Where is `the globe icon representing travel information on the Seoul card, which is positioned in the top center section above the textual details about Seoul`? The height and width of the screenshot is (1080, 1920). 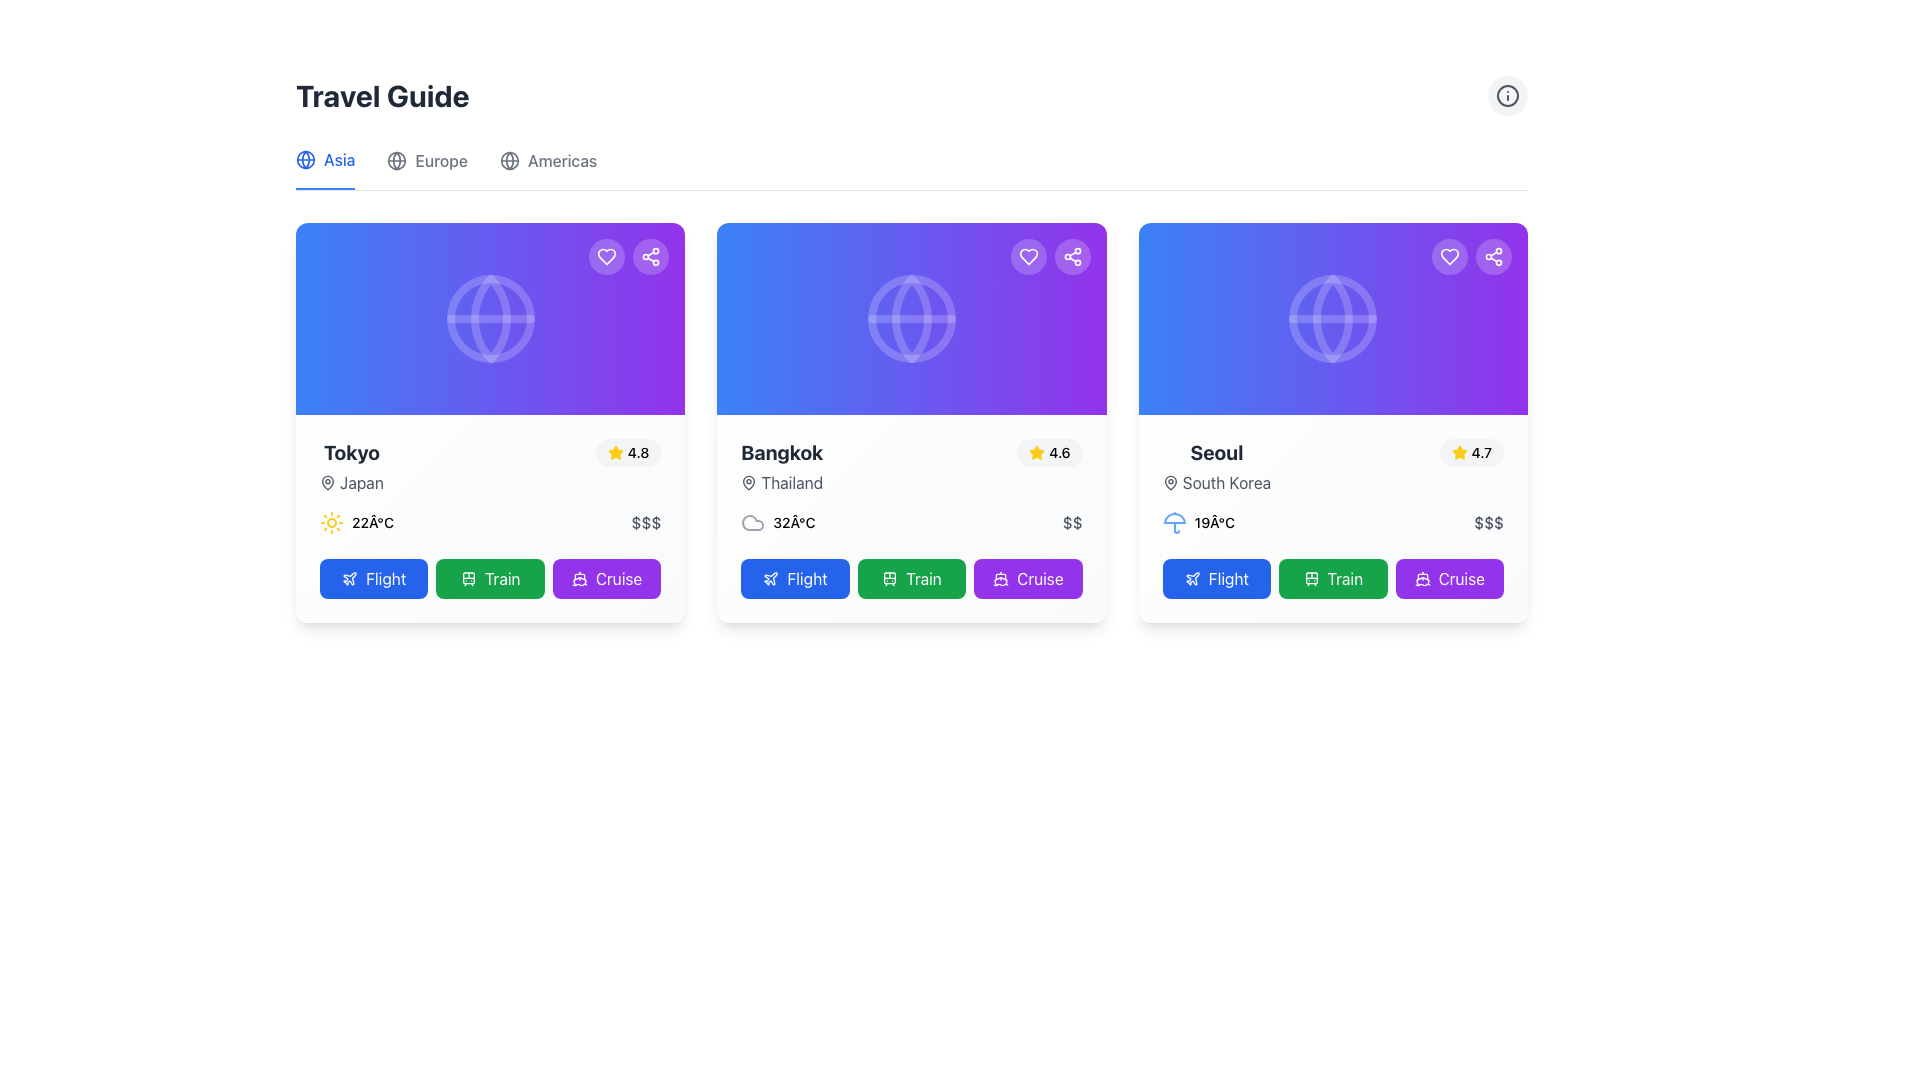 the globe icon representing travel information on the Seoul card, which is positioned in the top center section above the textual details about Seoul is located at coordinates (1333, 318).